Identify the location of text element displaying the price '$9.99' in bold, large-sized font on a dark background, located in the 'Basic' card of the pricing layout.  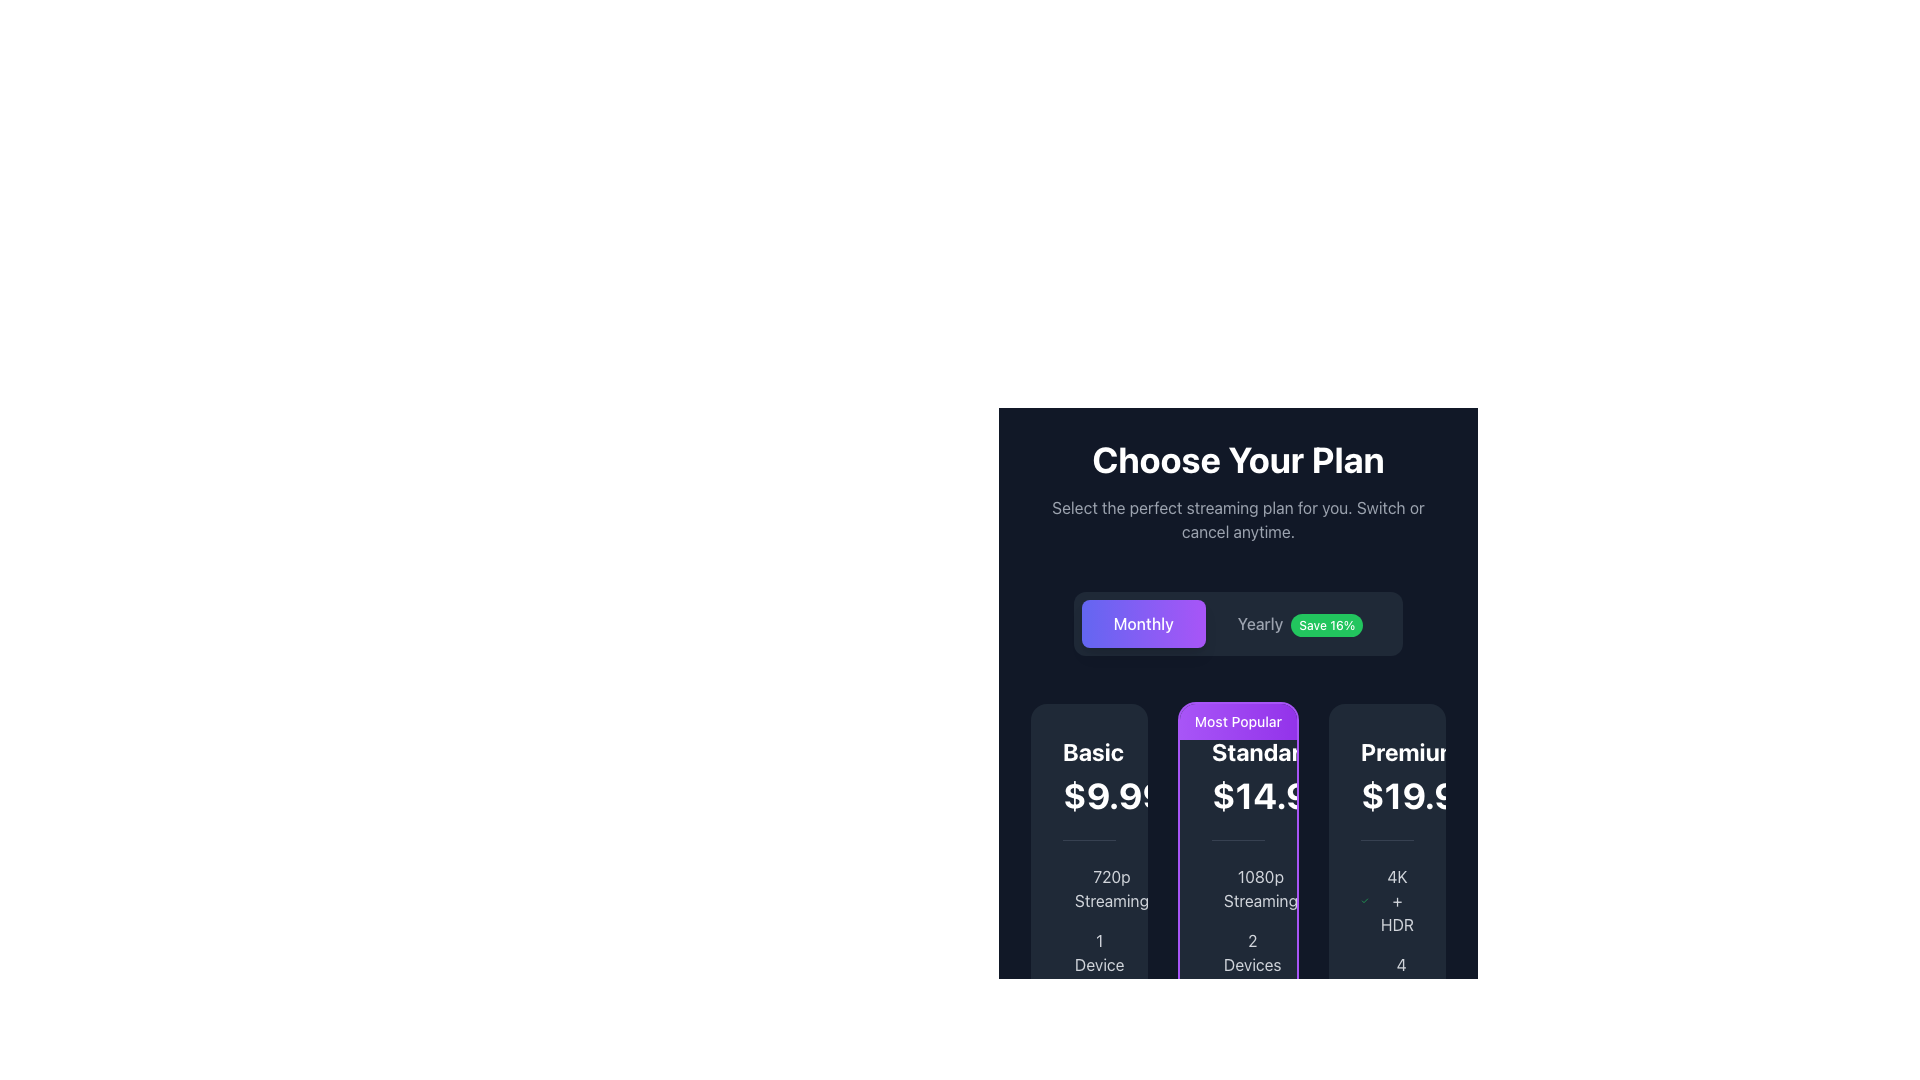
(1113, 794).